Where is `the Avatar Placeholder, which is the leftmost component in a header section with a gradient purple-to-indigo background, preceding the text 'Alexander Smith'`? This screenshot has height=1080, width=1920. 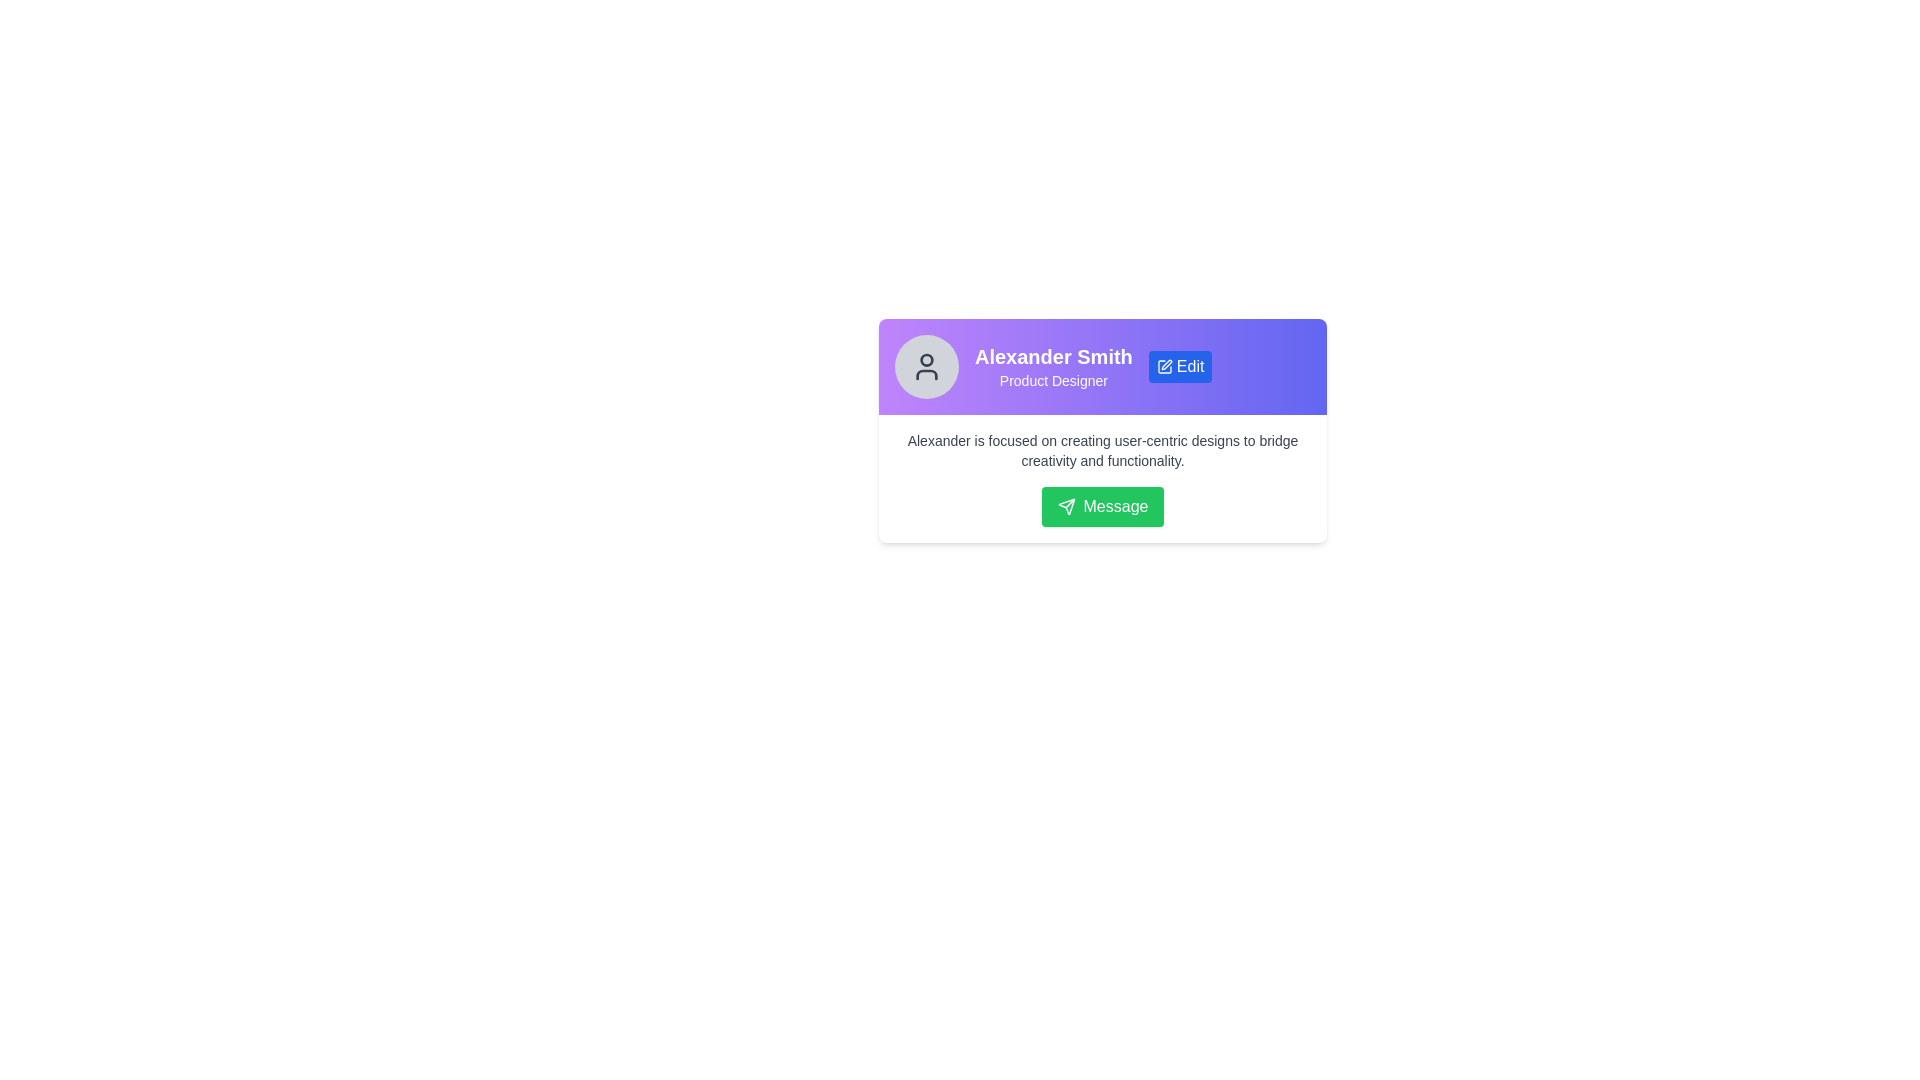 the Avatar Placeholder, which is the leftmost component in a header section with a gradient purple-to-indigo background, preceding the text 'Alexander Smith' is located at coordinates (925, 366).